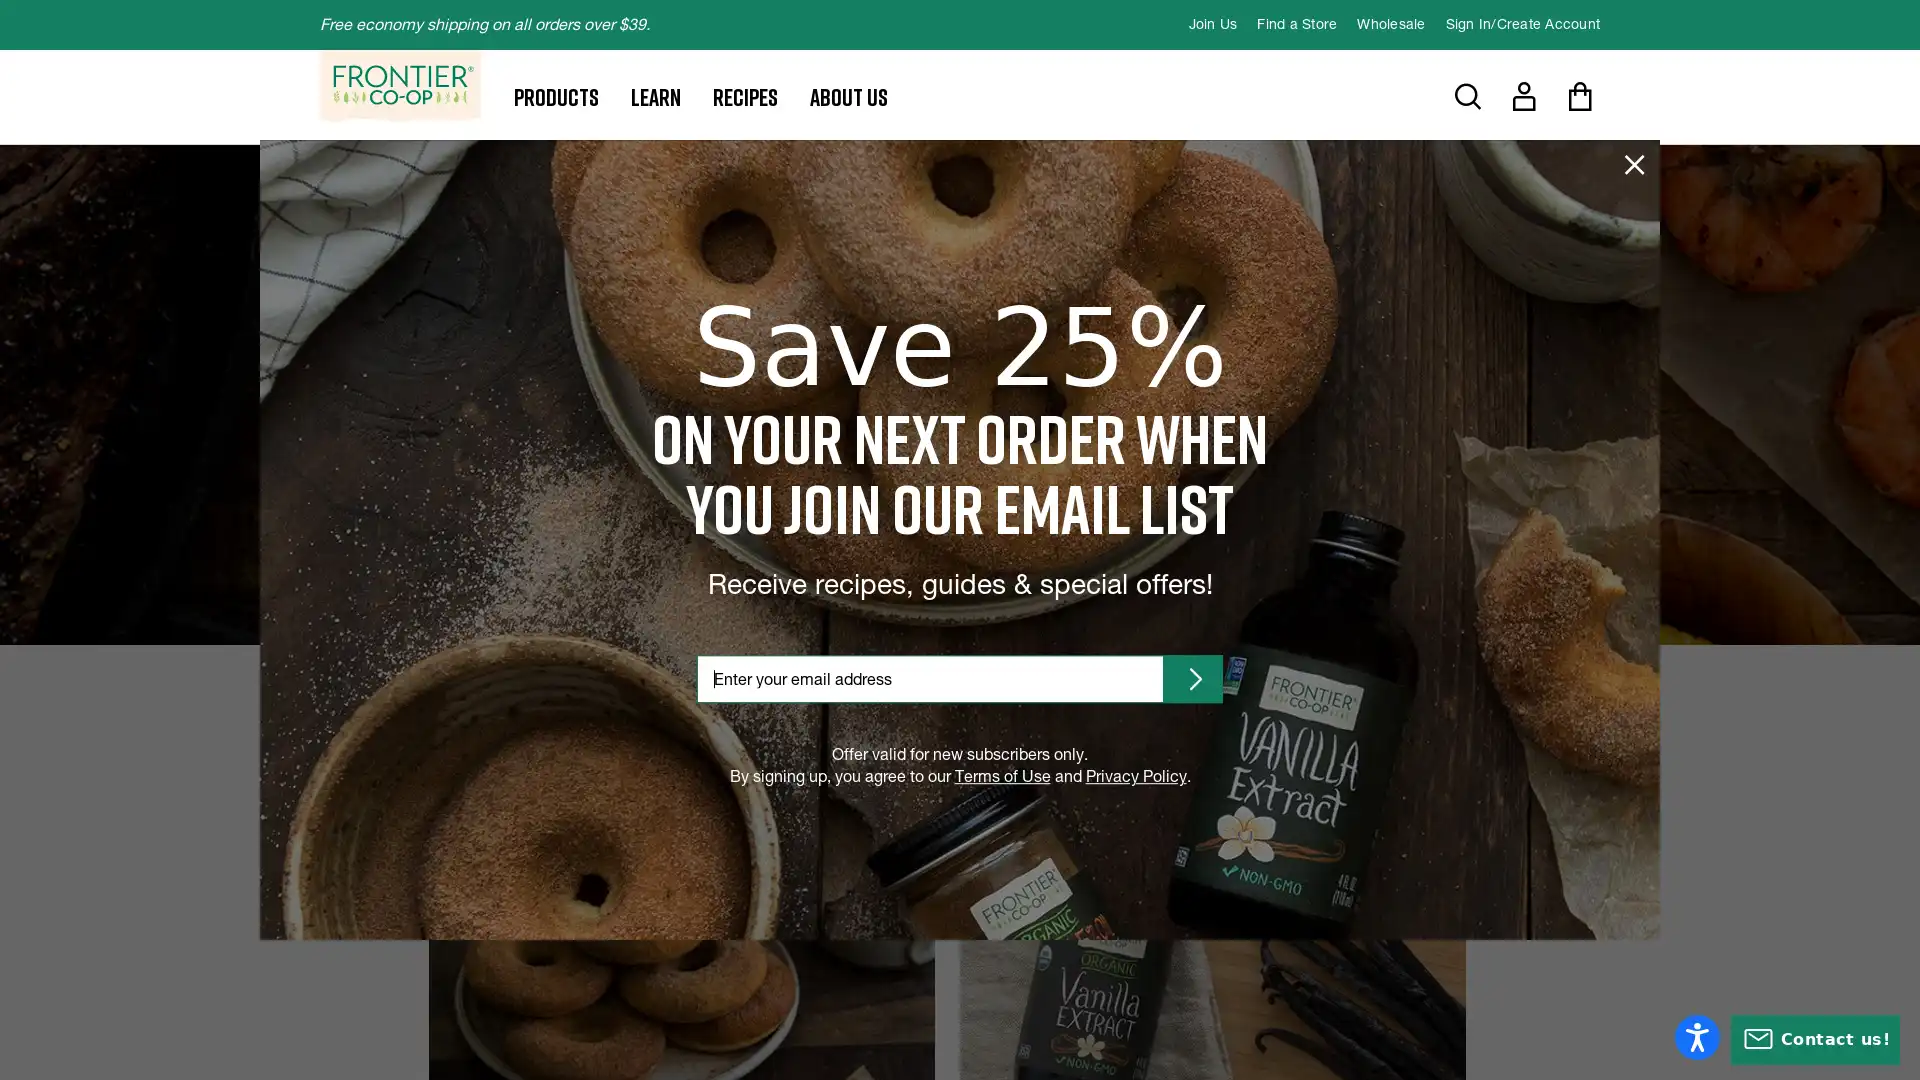  Describe the element at coordinates (1696, 1036) in the screenshot. I see `Open accessibility options, statement and help` at that location.